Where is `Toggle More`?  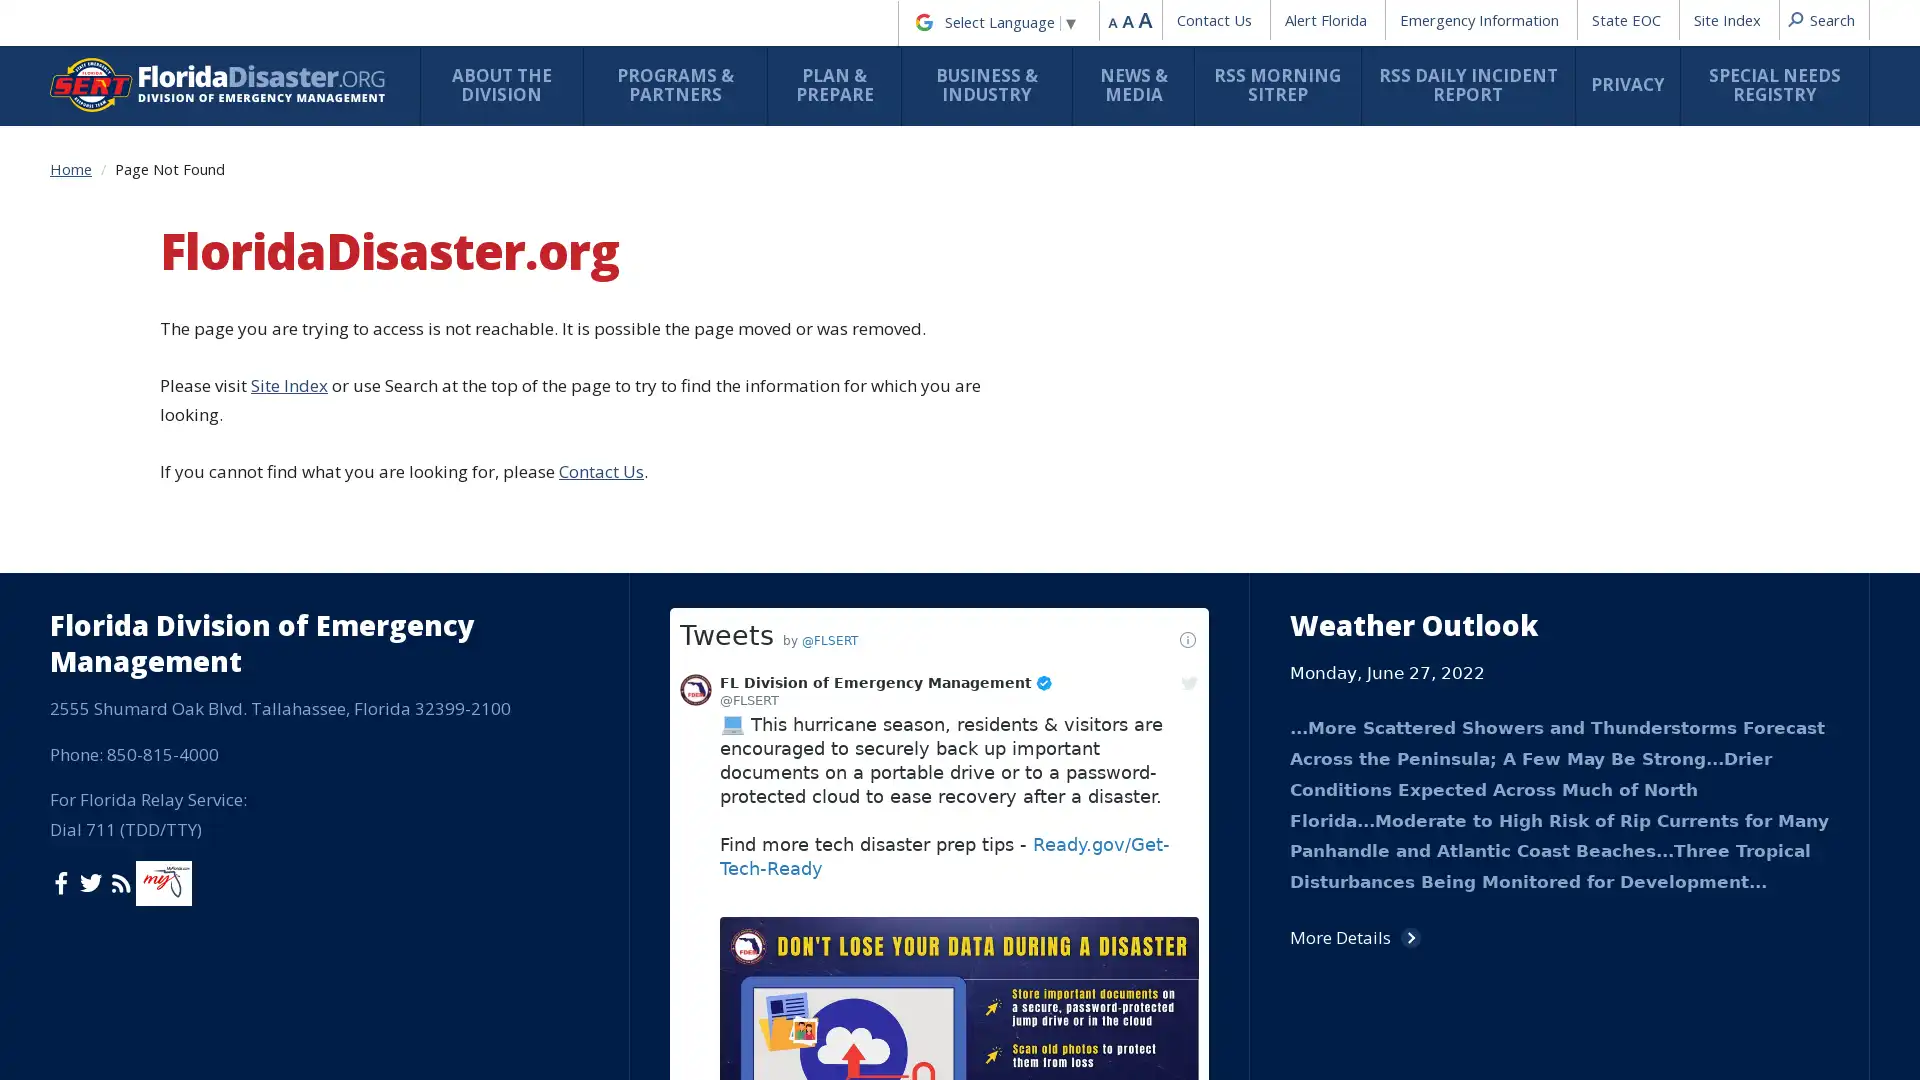 Toggle More is located at coordinates (801, 311).